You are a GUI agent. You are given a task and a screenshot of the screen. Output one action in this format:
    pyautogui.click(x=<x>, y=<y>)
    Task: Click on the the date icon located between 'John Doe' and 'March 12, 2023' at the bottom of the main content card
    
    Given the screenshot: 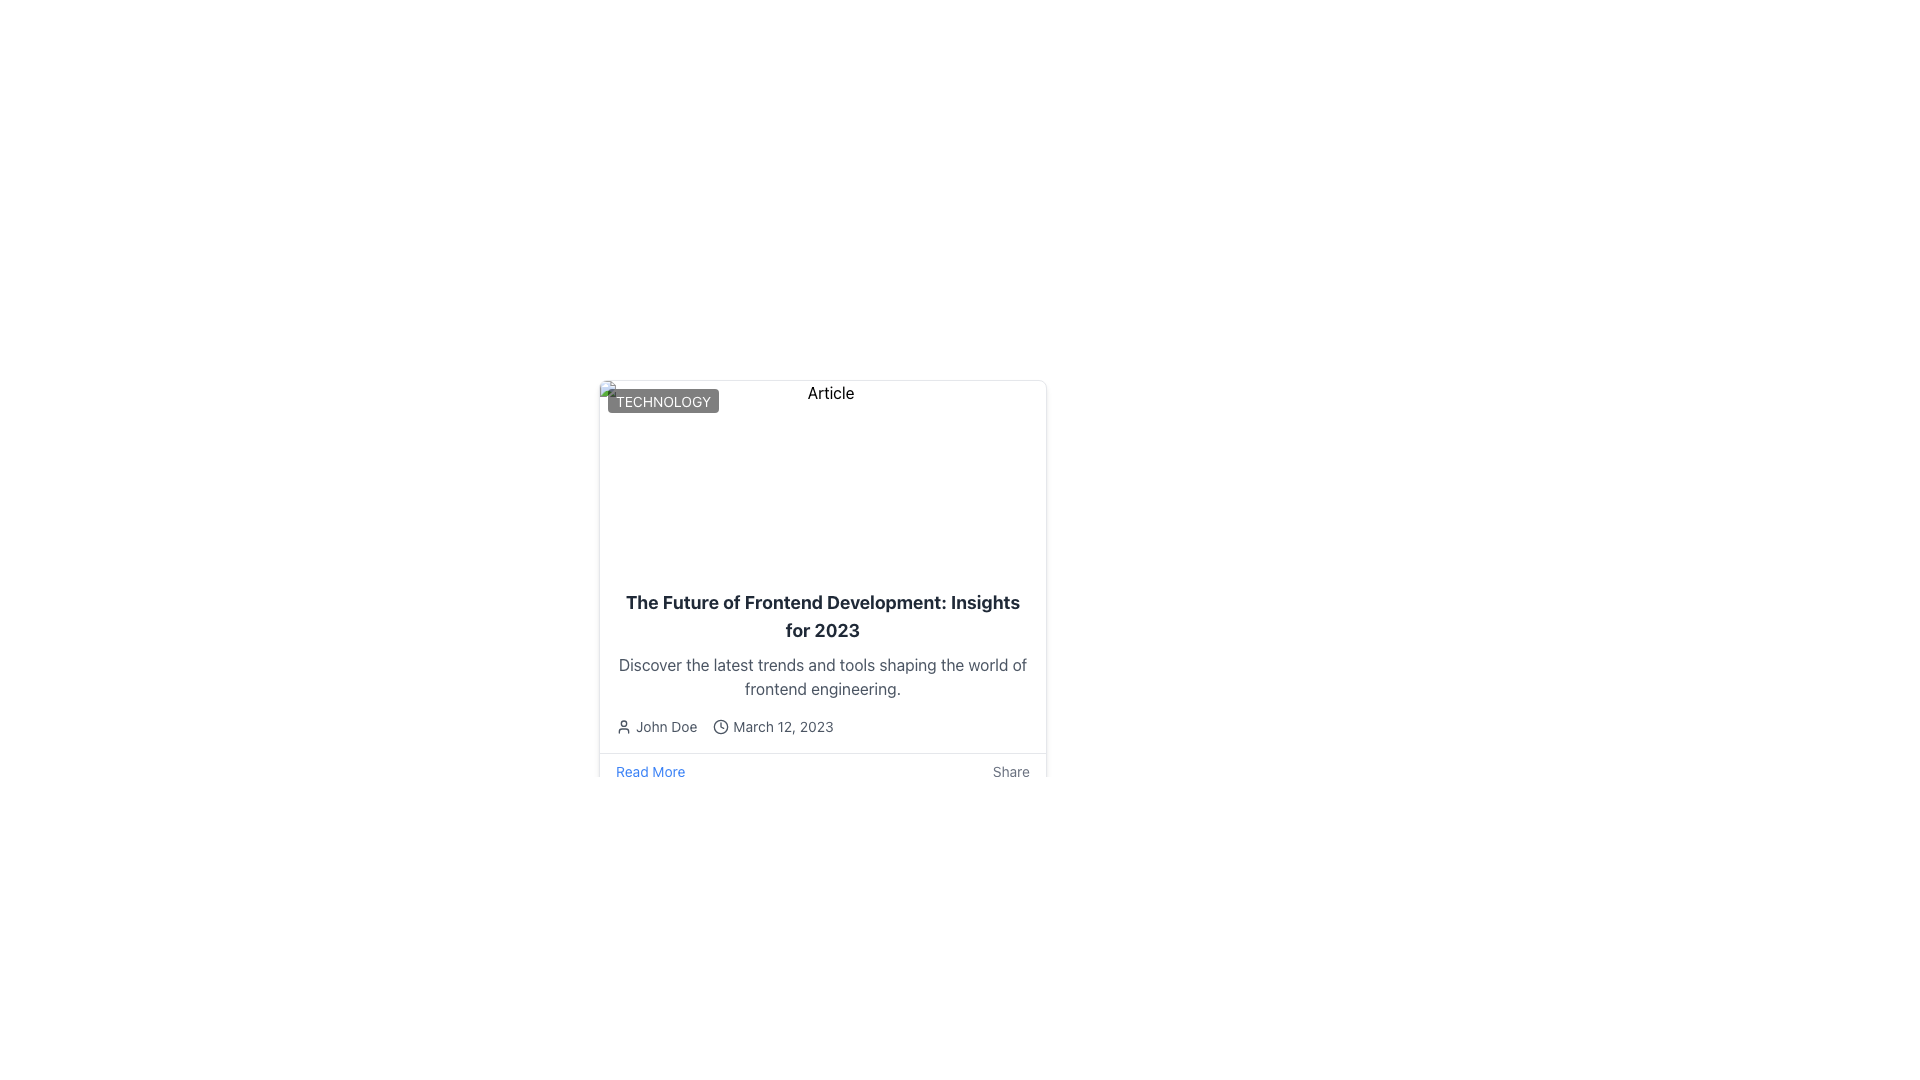 What is the action you would take?
    pyautogui.click(x=720, y=726)
    